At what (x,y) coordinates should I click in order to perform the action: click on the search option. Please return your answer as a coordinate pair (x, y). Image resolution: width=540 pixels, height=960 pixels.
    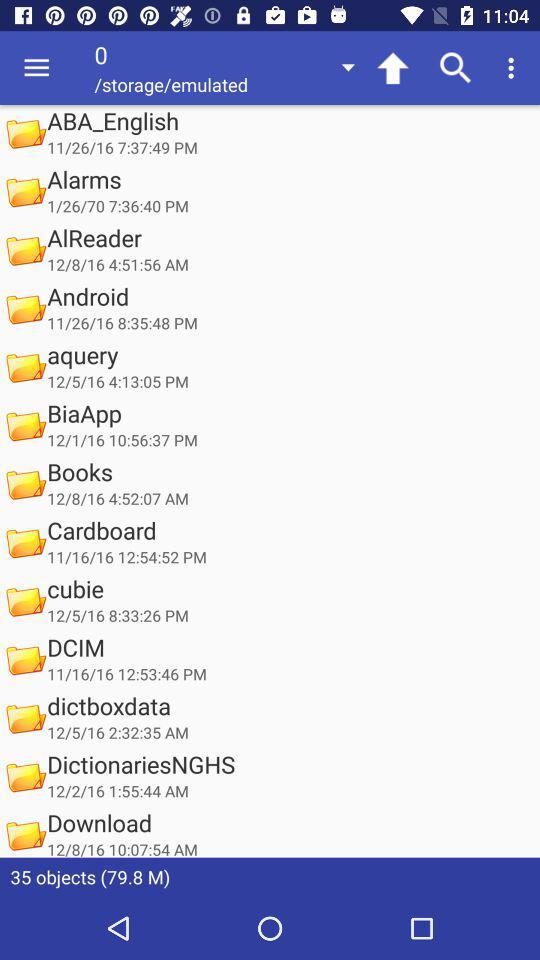
    Looking at the image, I should click on (456, 68).